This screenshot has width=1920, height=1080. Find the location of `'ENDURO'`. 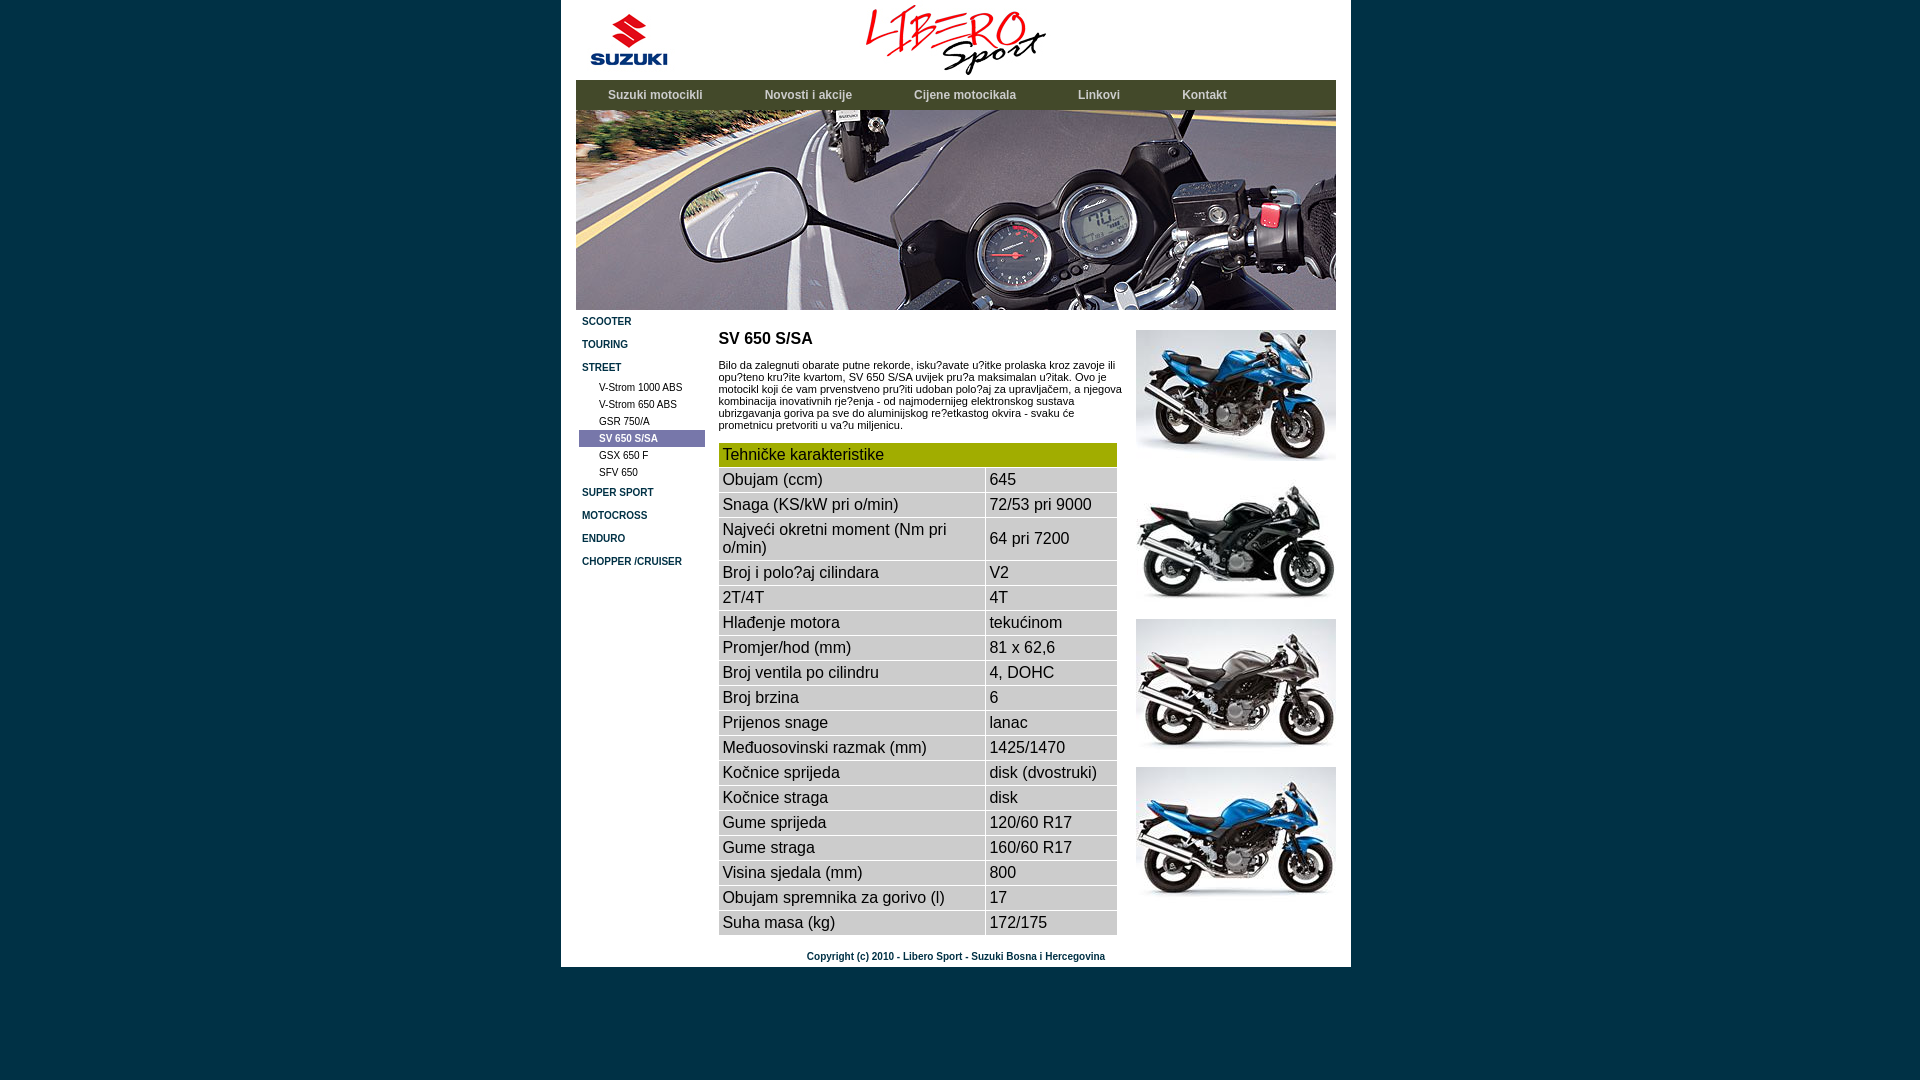

'ENDURO' is located at coordinates (642, 537).